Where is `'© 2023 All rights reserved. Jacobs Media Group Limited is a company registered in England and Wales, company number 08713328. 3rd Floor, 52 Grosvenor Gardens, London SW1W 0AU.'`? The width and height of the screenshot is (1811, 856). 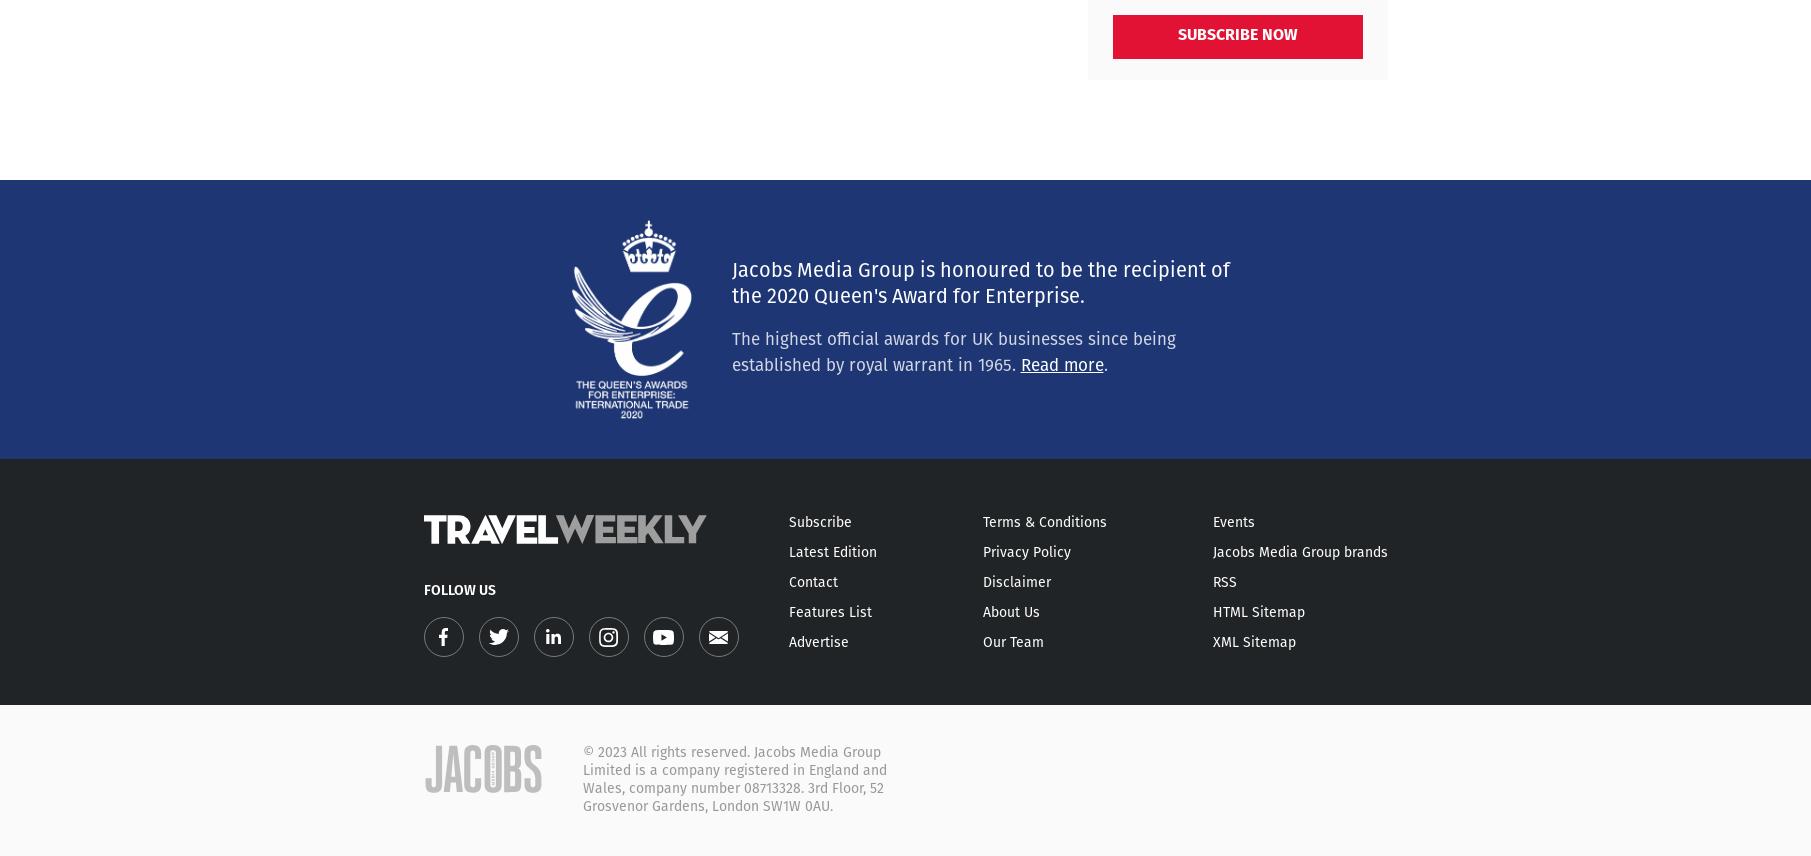 '© 2023 All rights reserved. Jacobs Media Group Limited is a company registered in England and Wales, company number 08713328. 3rd Floor, 52 Grosvenor Gardens, London SW1W 0AU.' is located at coordinates (732, 779).